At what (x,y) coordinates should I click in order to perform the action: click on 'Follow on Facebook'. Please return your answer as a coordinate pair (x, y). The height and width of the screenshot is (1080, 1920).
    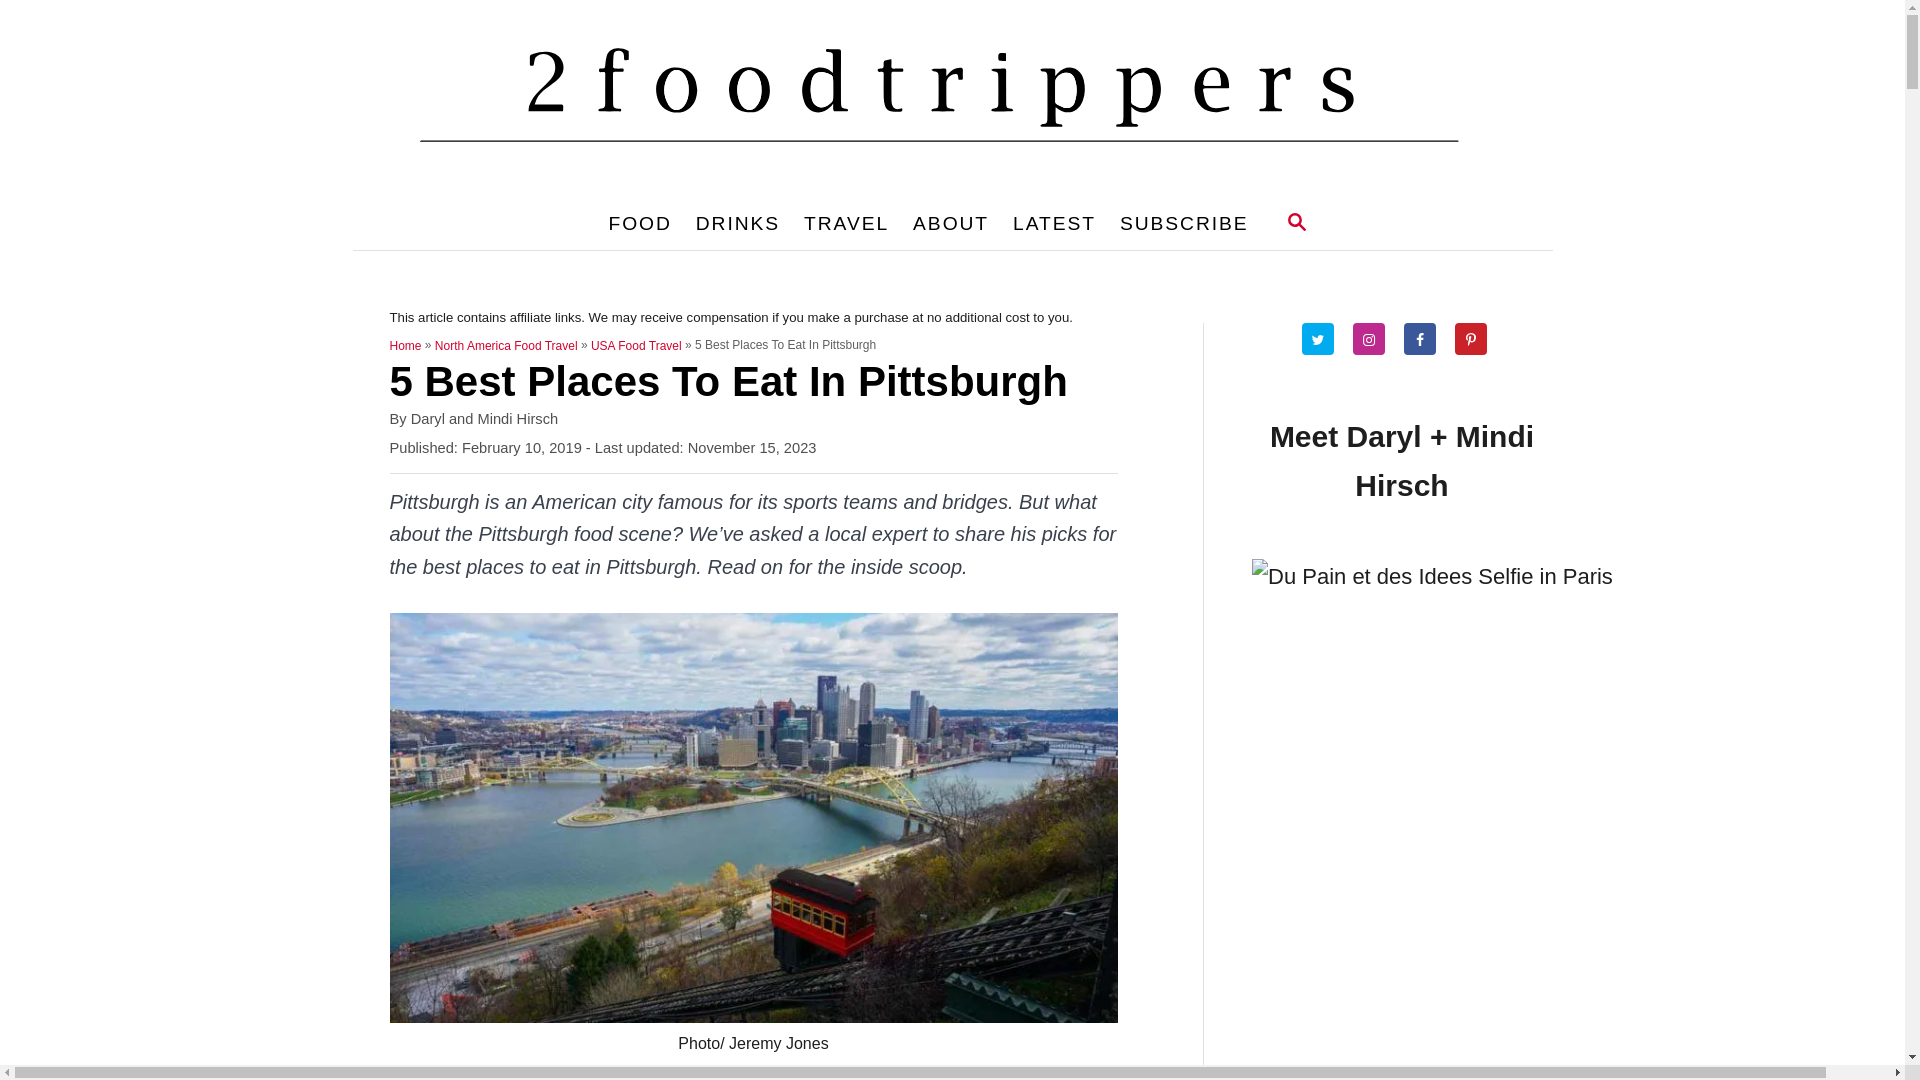
    Looking at the image, I should click on (1426, 338).